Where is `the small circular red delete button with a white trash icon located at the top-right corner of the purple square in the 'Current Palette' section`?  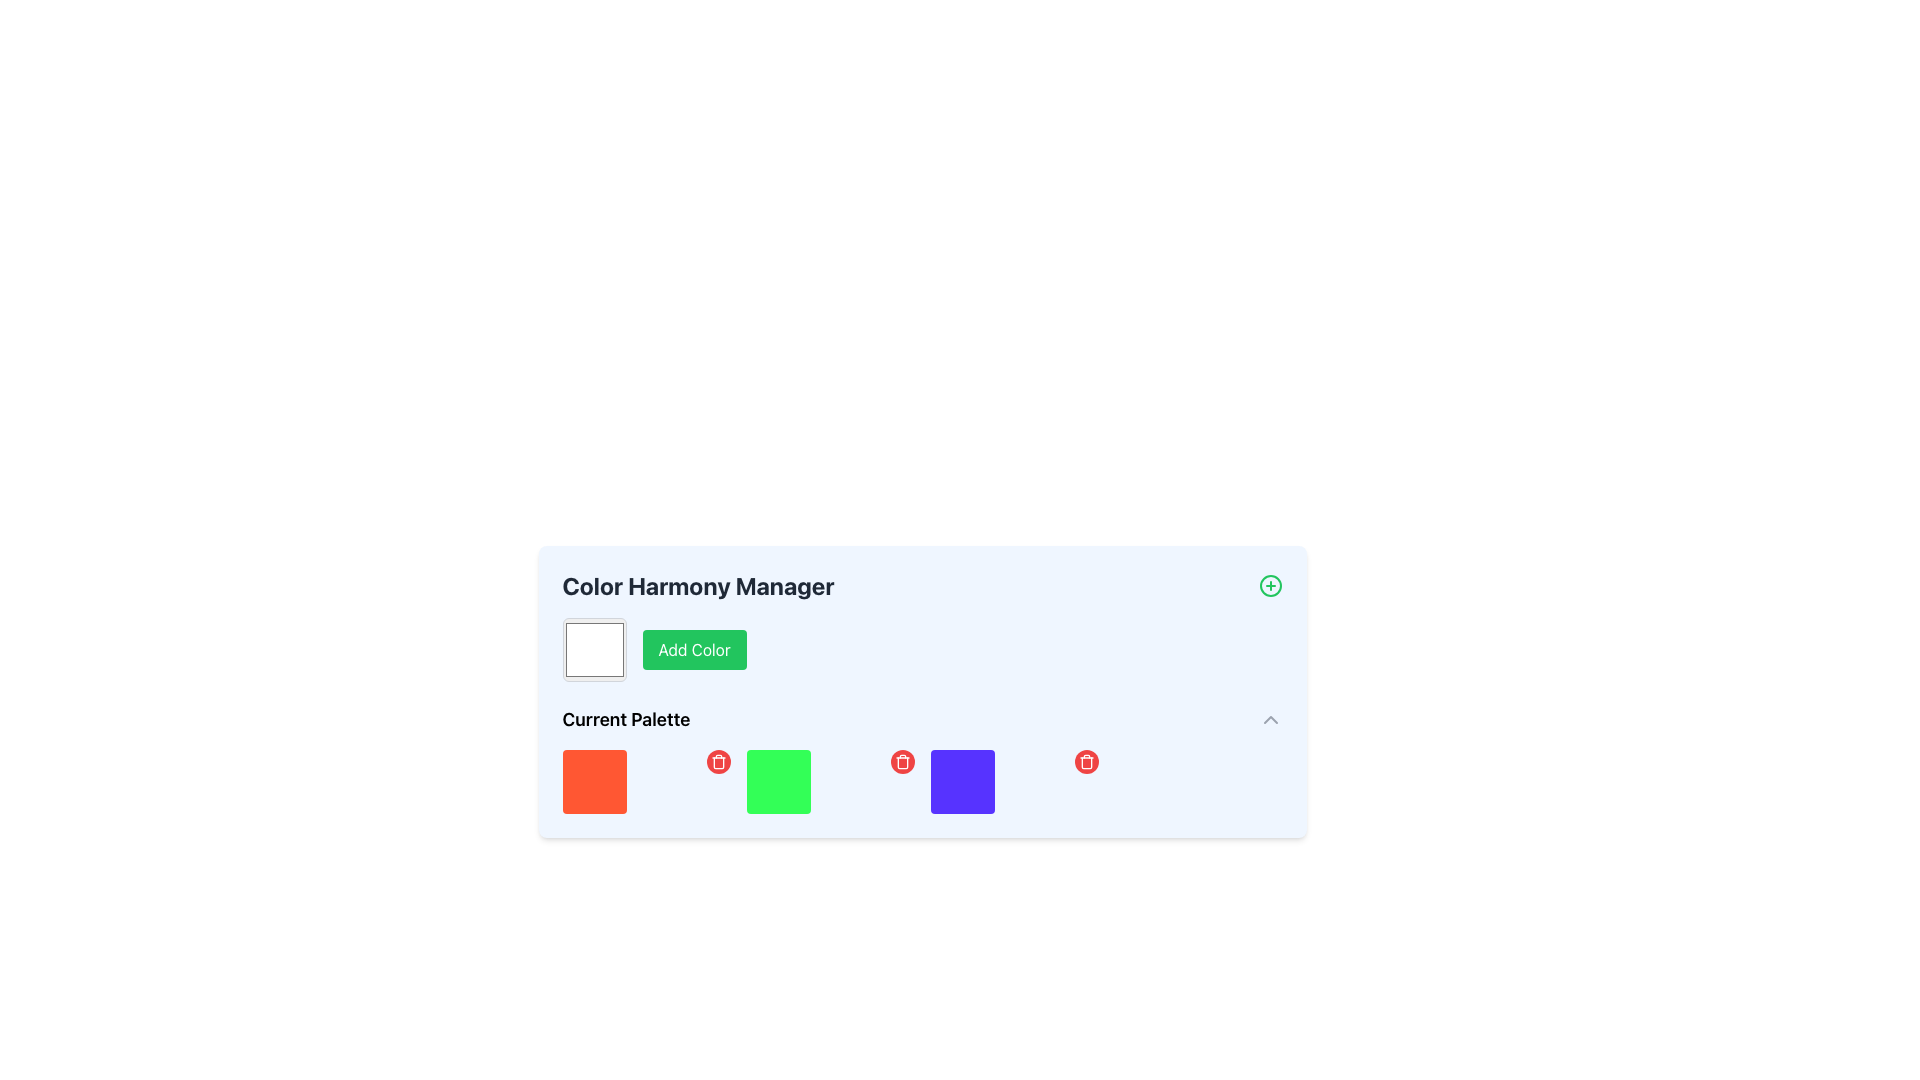 the small circular red delete button with a white trash icon located at the top-right corner of the purple square in the 'Current Palette' section is located at coordinates (1085, 762).